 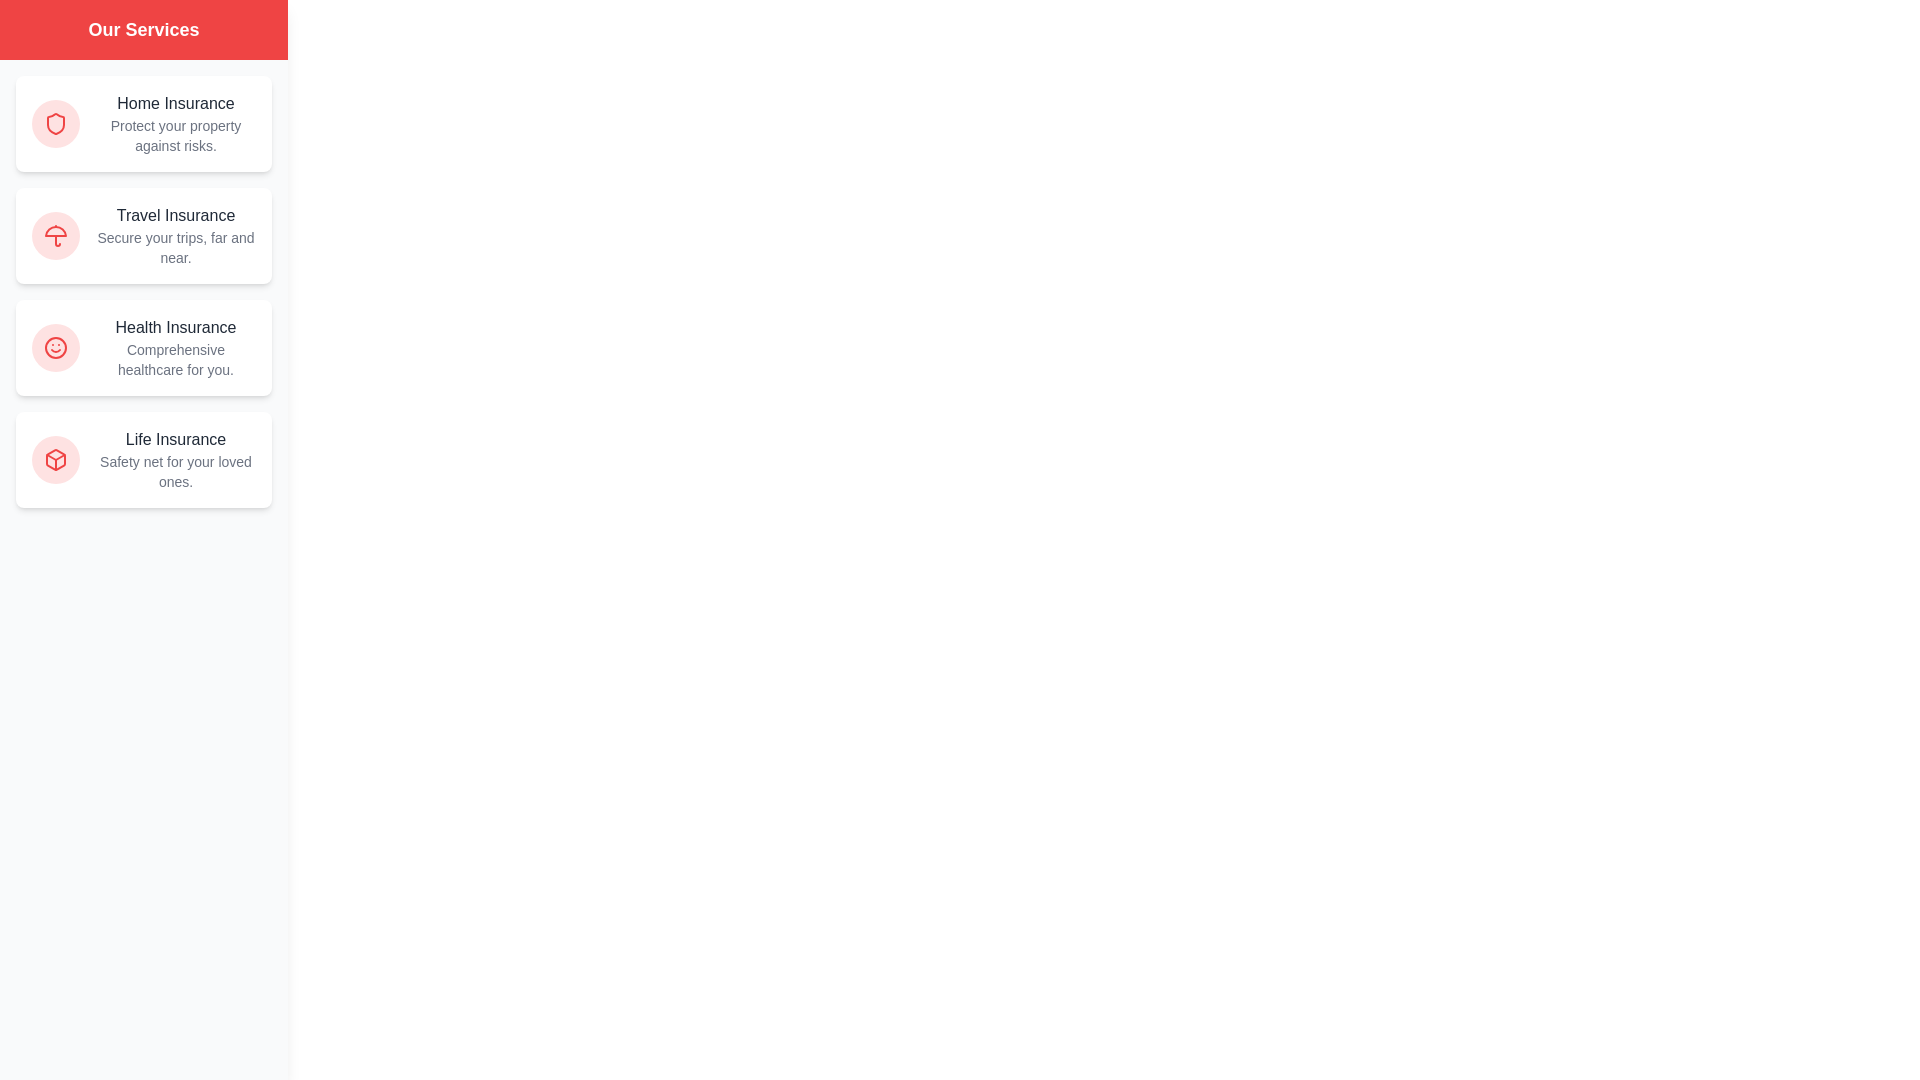 What do you see at coordinates (143, 234) in the screenshot?
I see `the Travel Insurance service card to interact with it` at bounding box center [143, 234].